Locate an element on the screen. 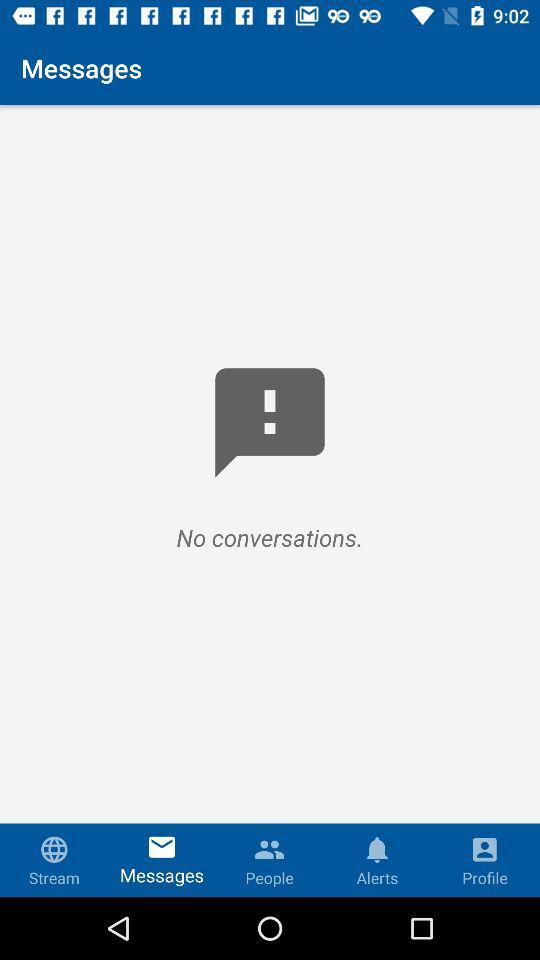 The width and height of the screenshot is (540, 960). the icon below messages is located at coordinates (270, 500).